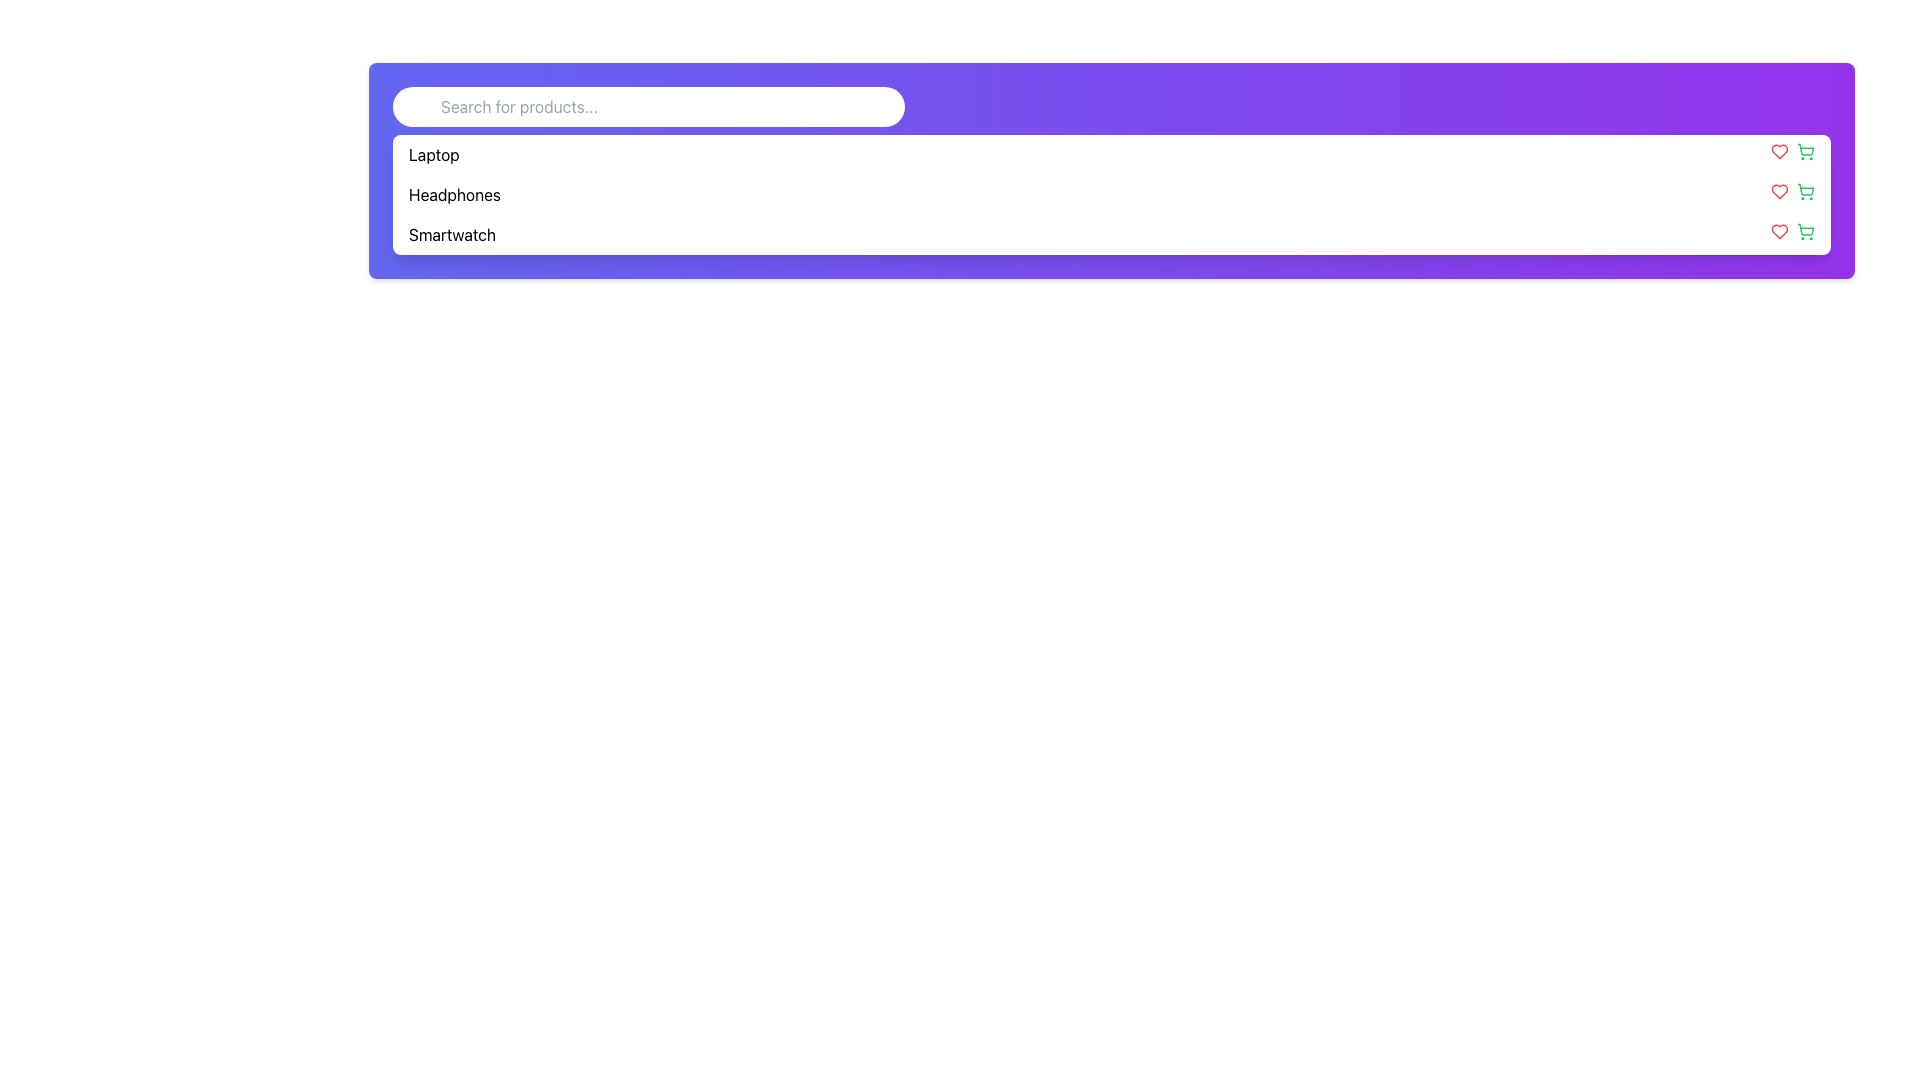 This screenshot has width=1920, height=1080. Describe the element at coordinates (1780, 192) in the screenshot. I see `the heart icon located to the far right of the middle list item 'Headphones' to mark an item as a favorite` at that location.